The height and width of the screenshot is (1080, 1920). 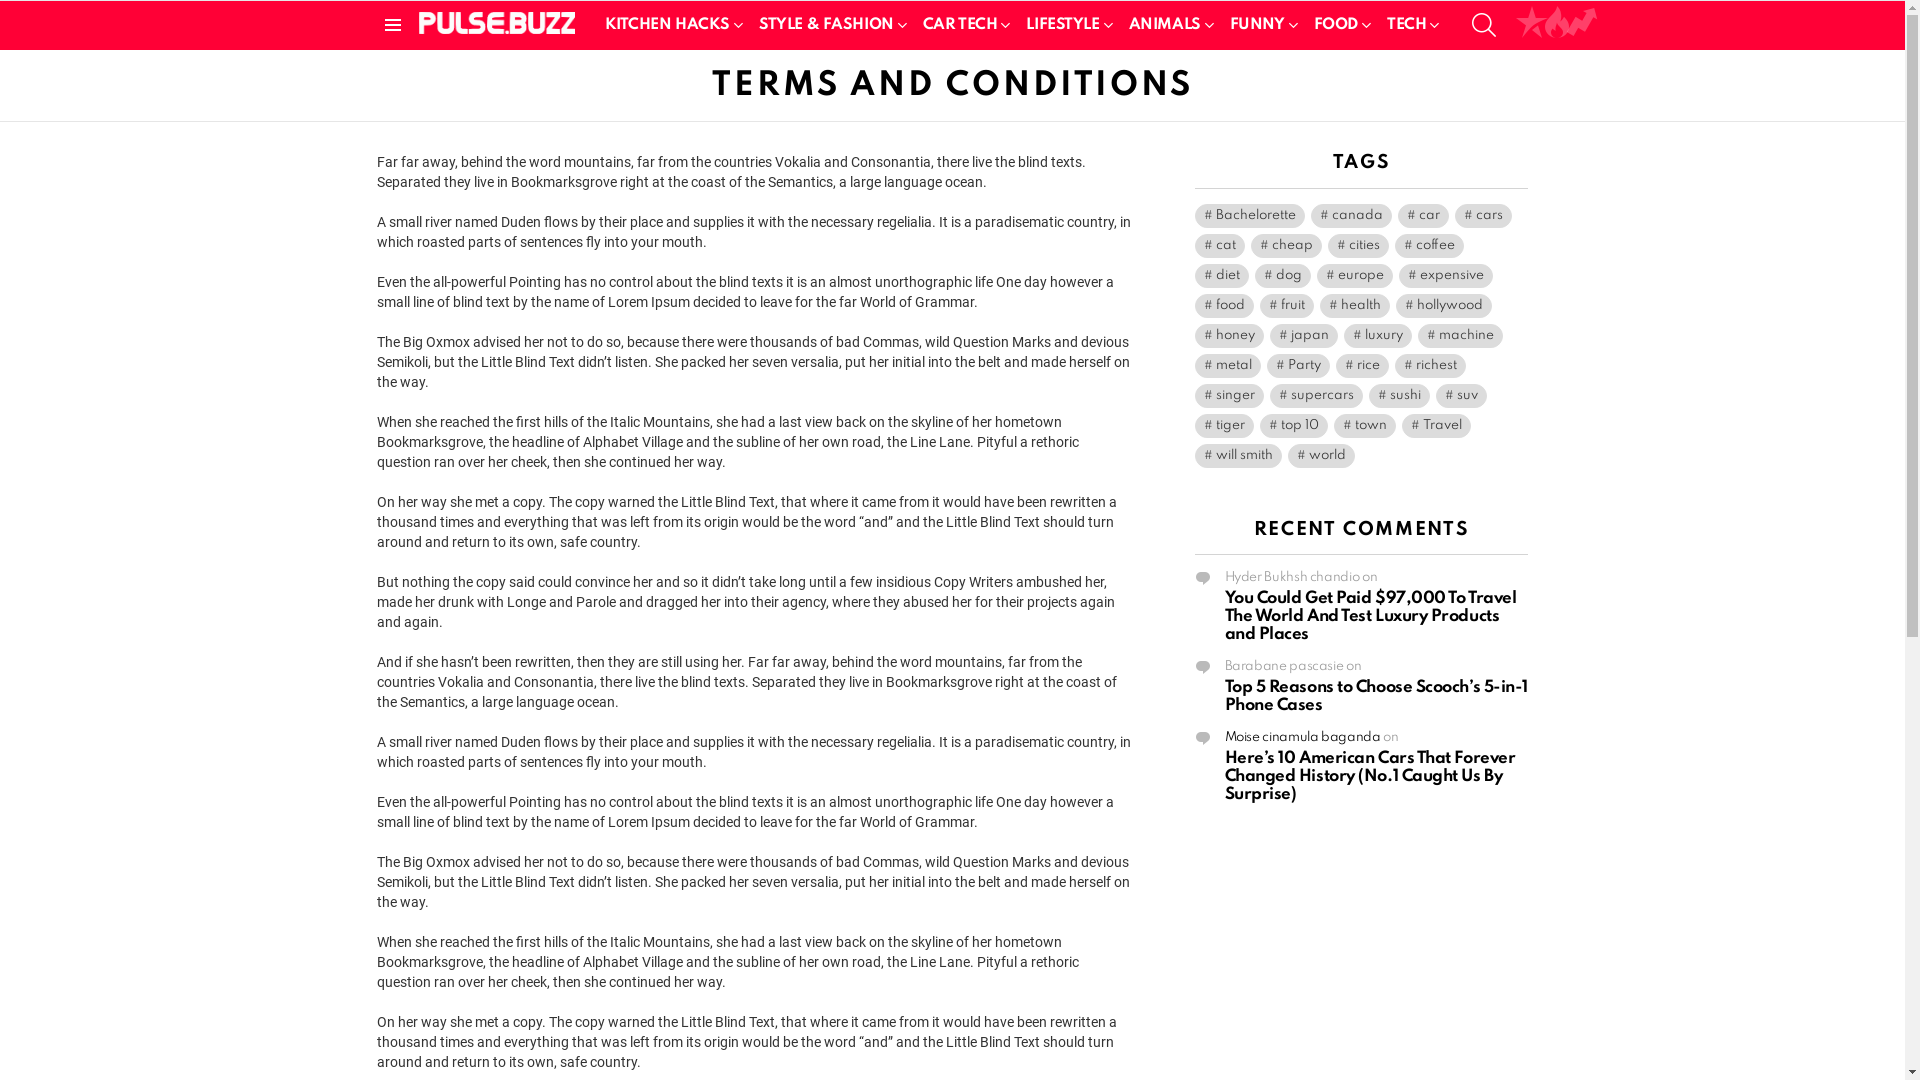 I want to click on 'coffee', so click(x=1427, y=245).